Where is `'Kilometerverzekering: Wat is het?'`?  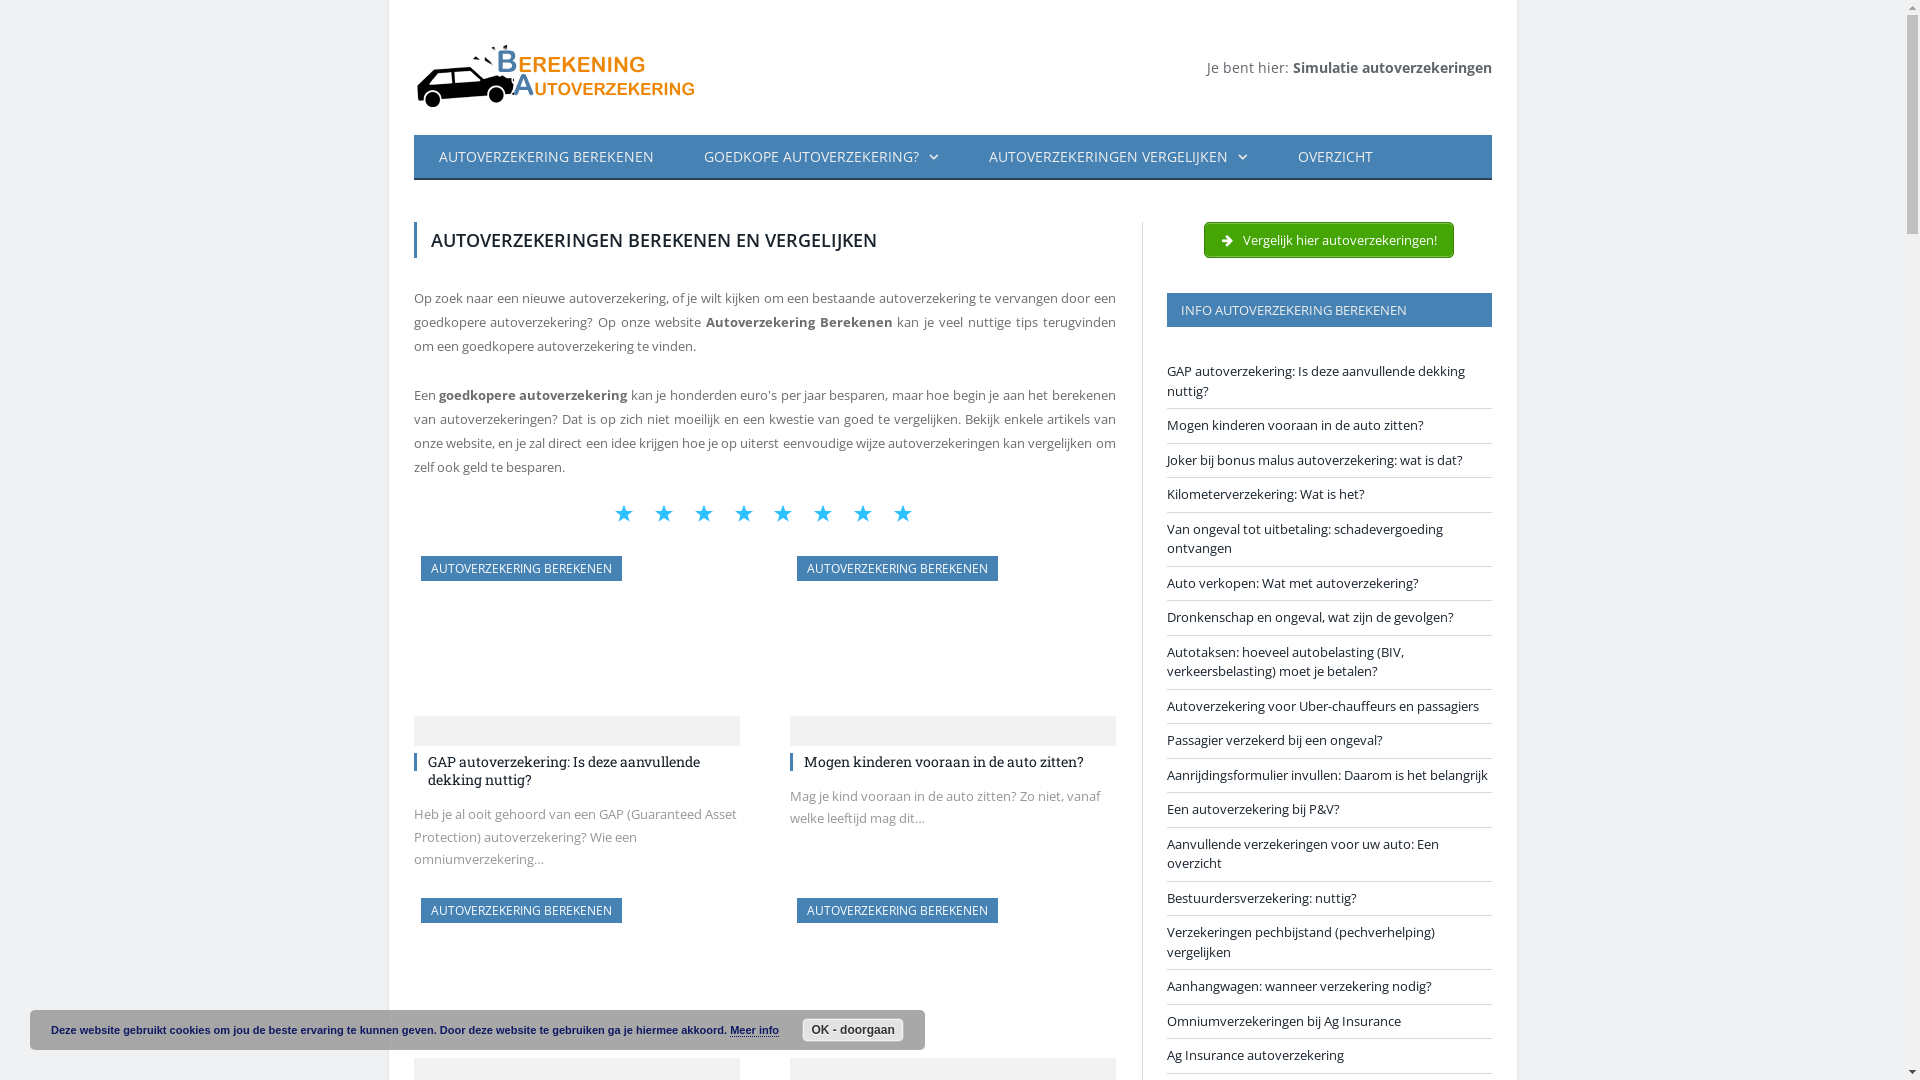
'Kilometerverzekering: Wat is het?' is located at coordinates (1264, 493).